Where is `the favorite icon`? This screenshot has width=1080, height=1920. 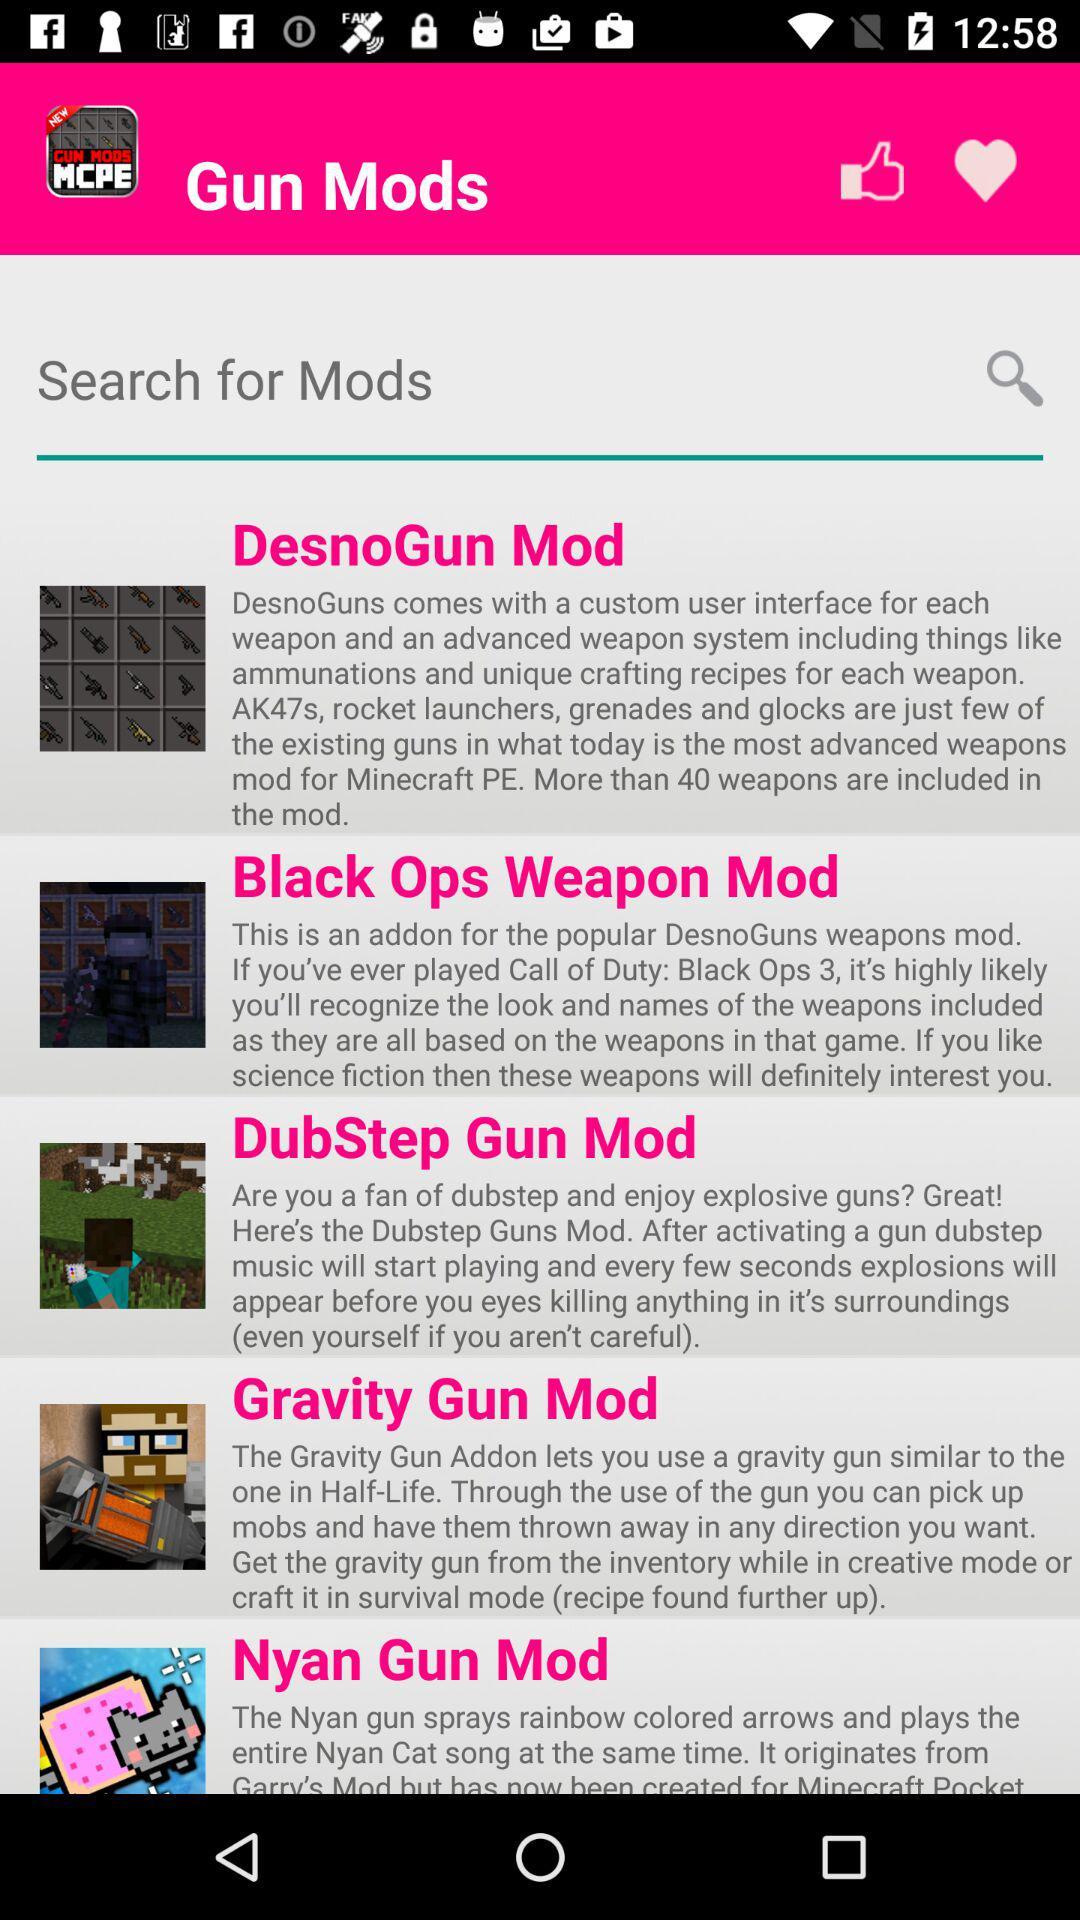 the favorite icon is located at coordinates (984, 171).